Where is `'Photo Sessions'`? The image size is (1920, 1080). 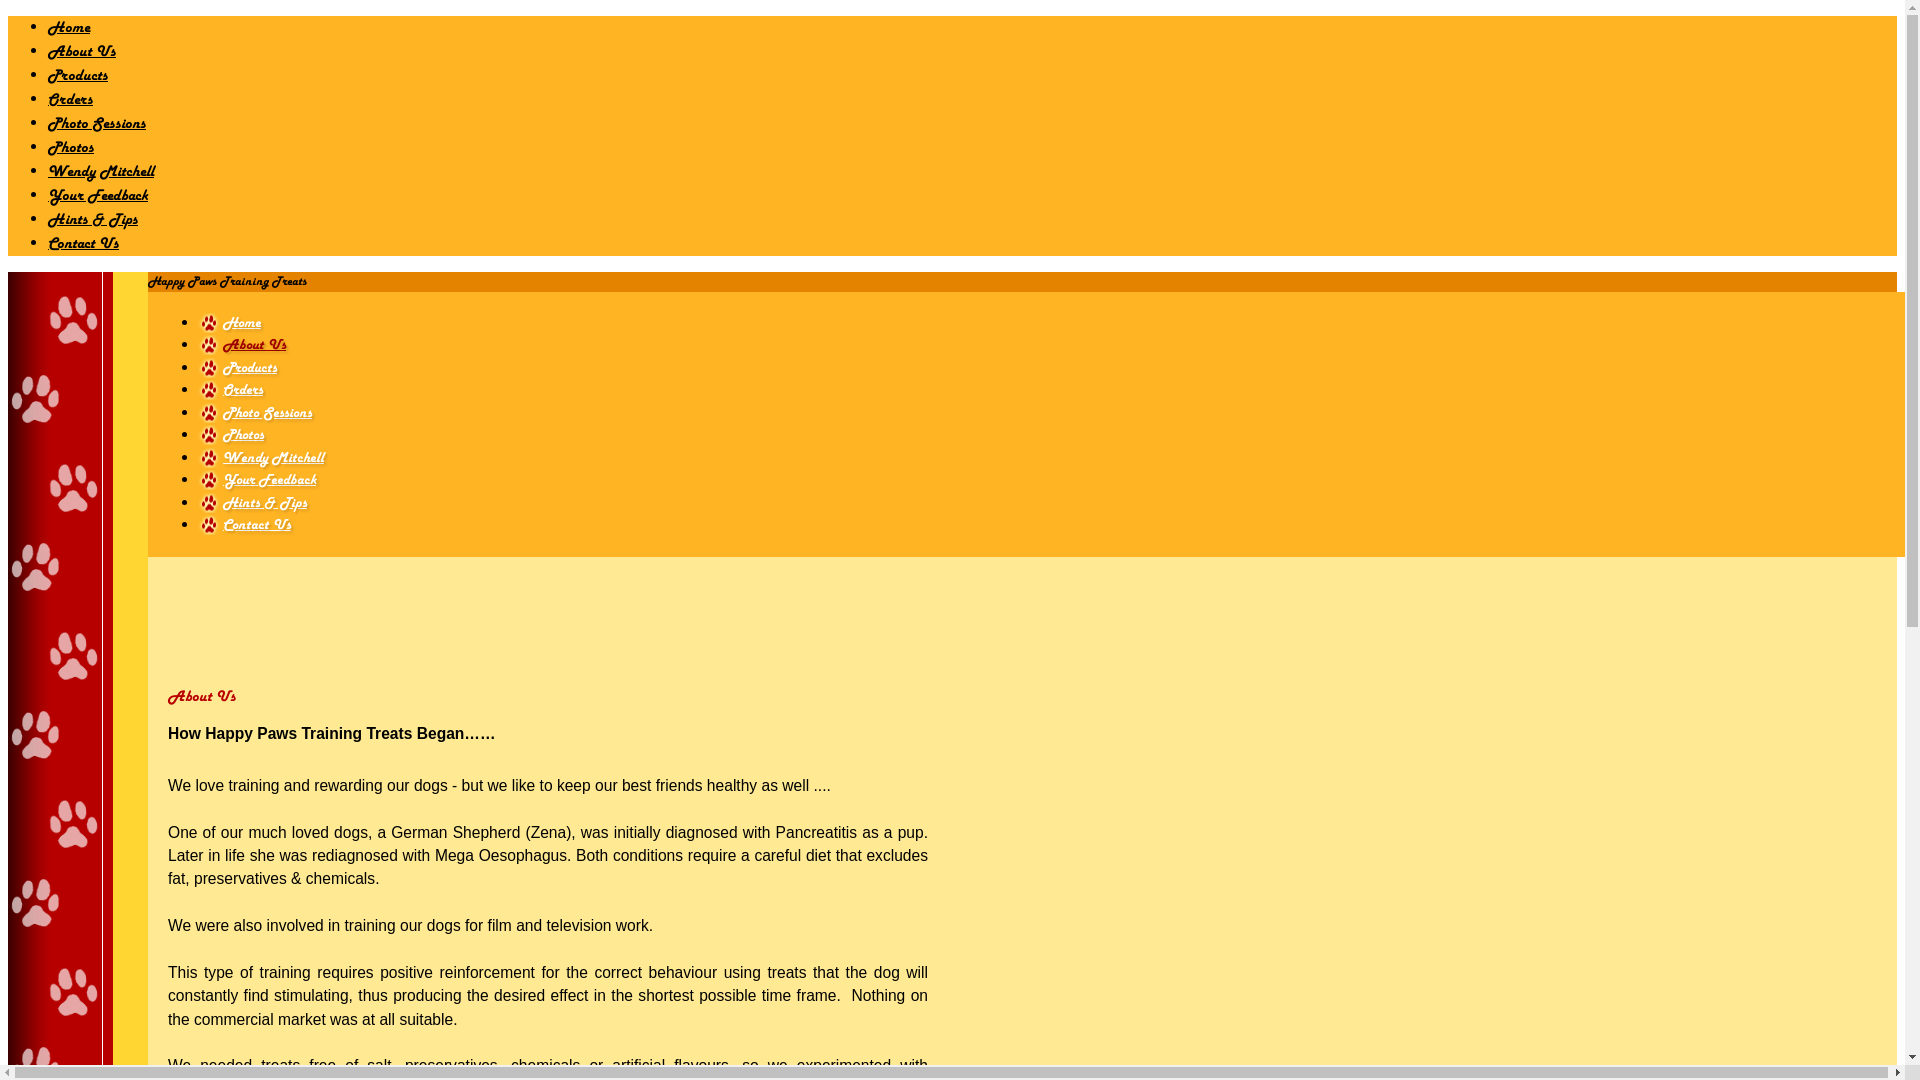
'Photo Sessions' is located at coordinates (253, 411).